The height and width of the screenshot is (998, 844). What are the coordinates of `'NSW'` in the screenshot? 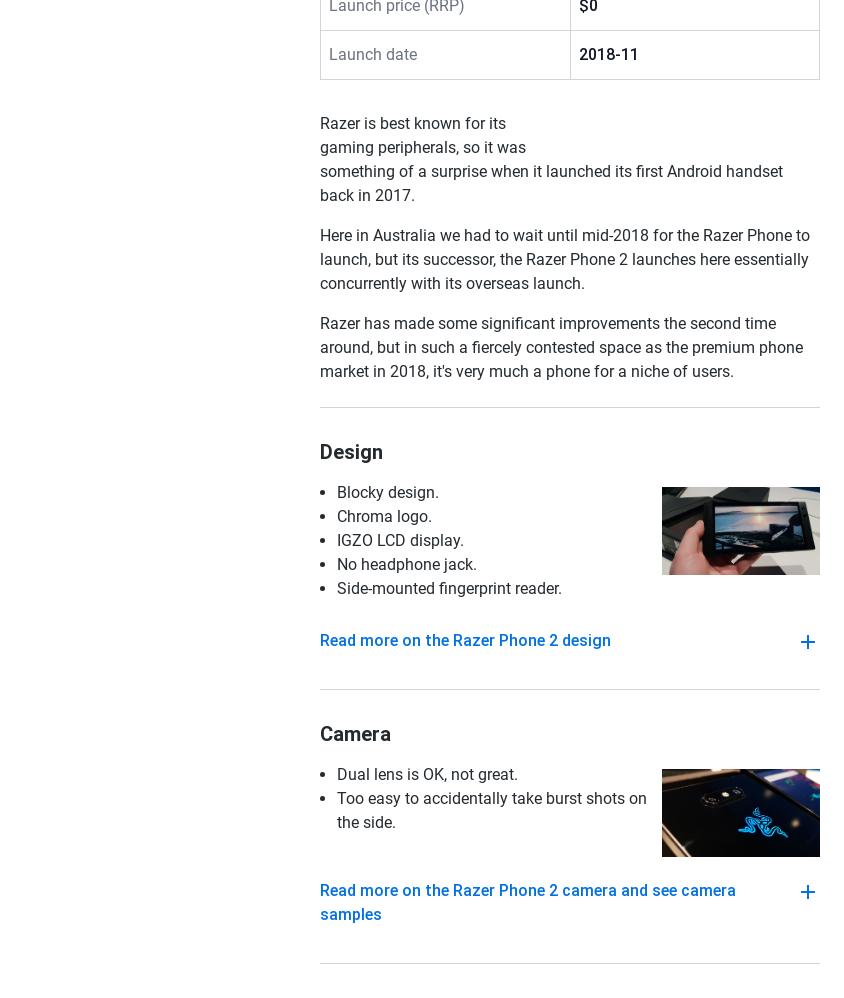 It's located at (534, 380).